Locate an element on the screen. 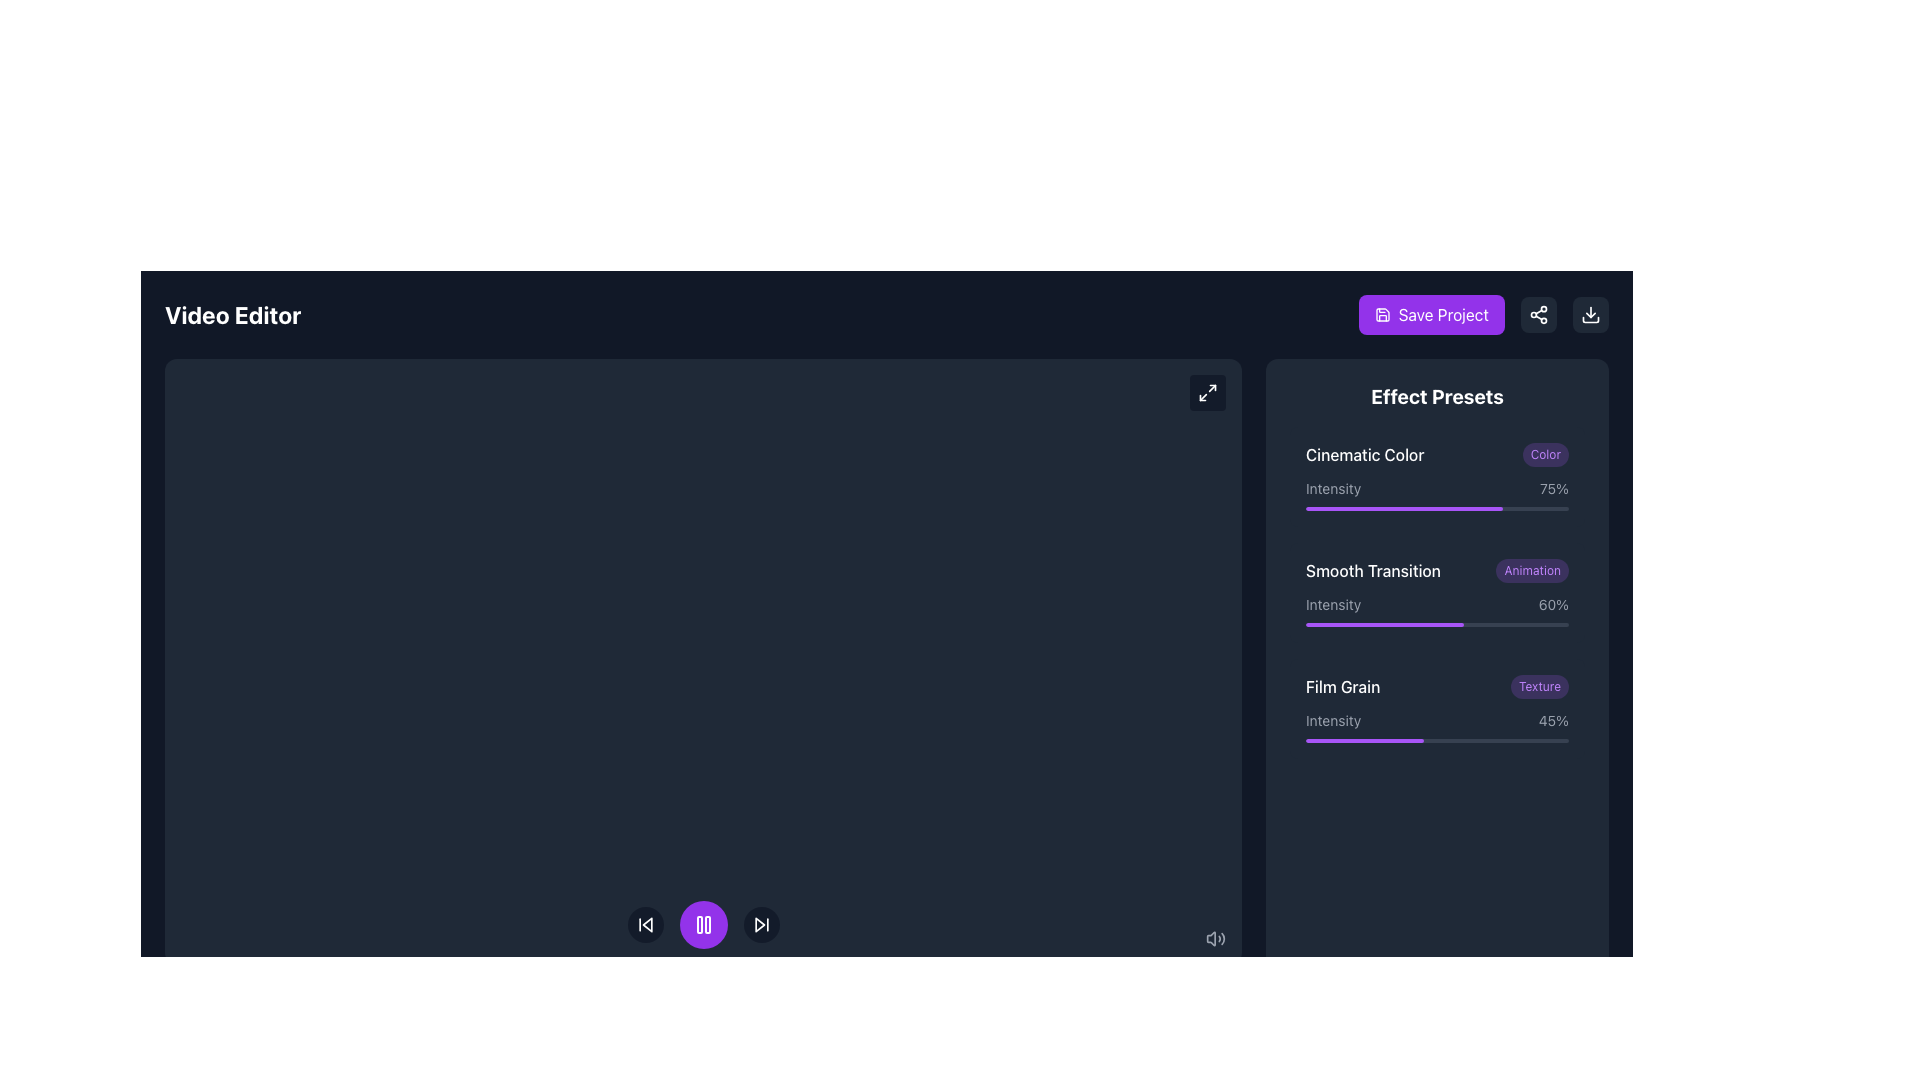 This screenshot has height=1080, width=1920. the 'Pause' button icon located at the bottom center of the media player interface is located at coordinates (703, 924).